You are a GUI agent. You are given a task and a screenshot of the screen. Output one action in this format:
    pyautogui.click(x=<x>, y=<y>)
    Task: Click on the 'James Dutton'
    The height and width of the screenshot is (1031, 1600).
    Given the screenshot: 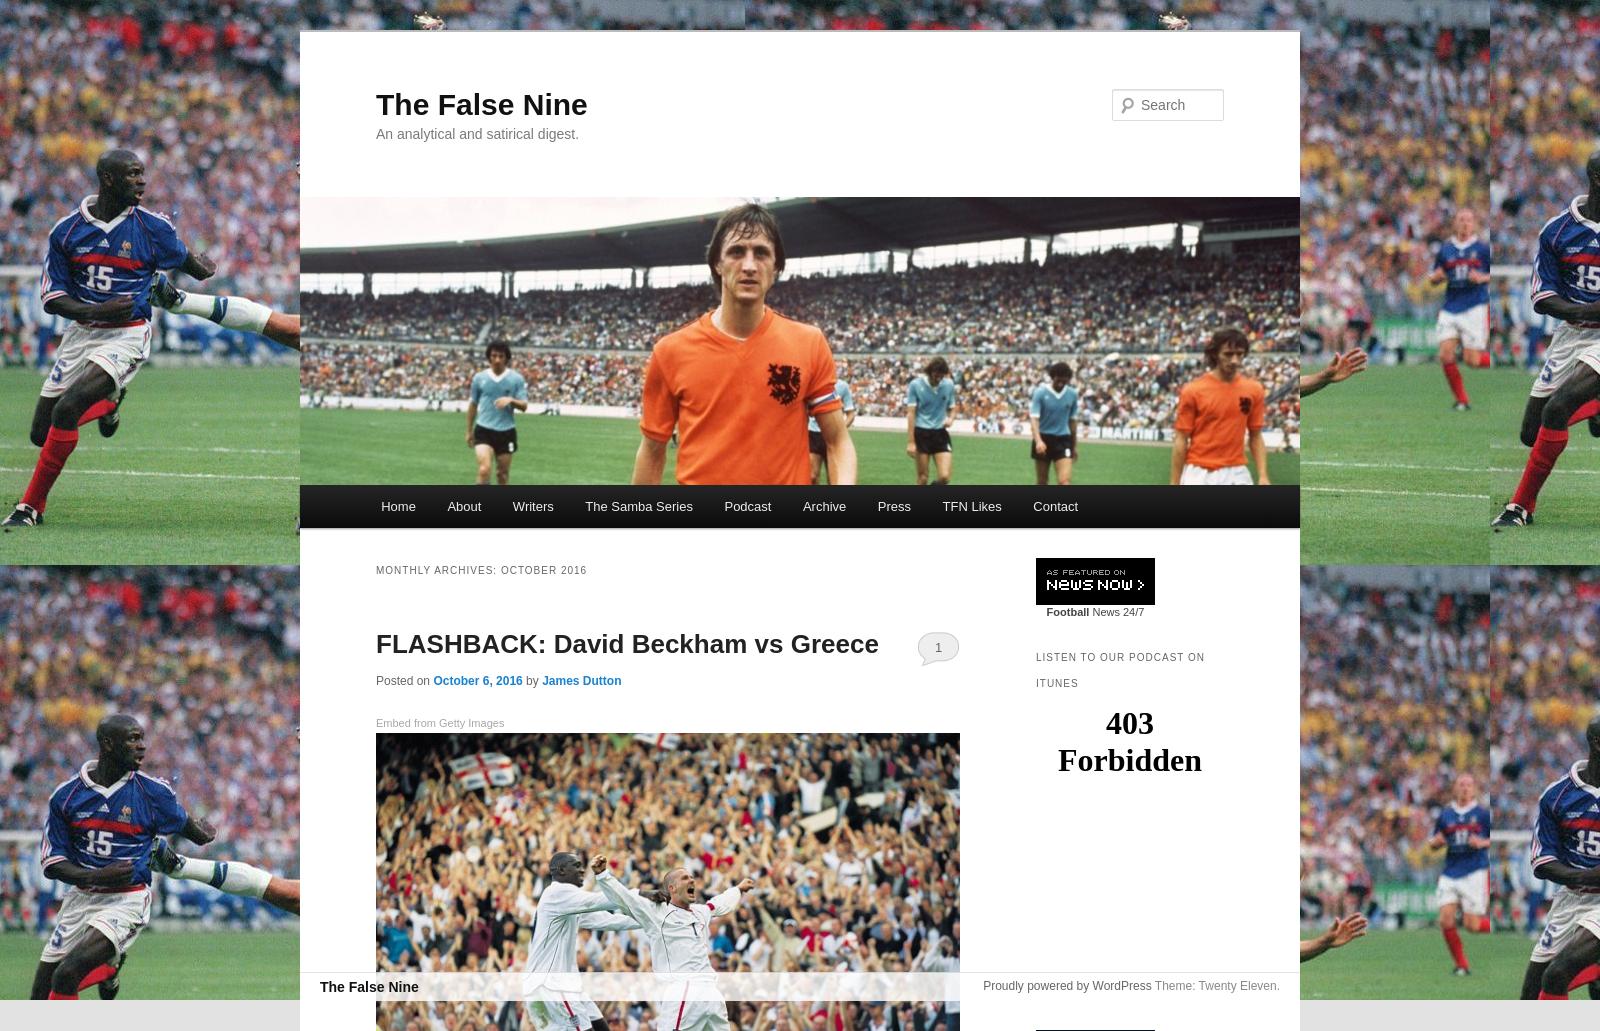 What is the action you would take?
    pyautogui.click(x=580, y=680)
    